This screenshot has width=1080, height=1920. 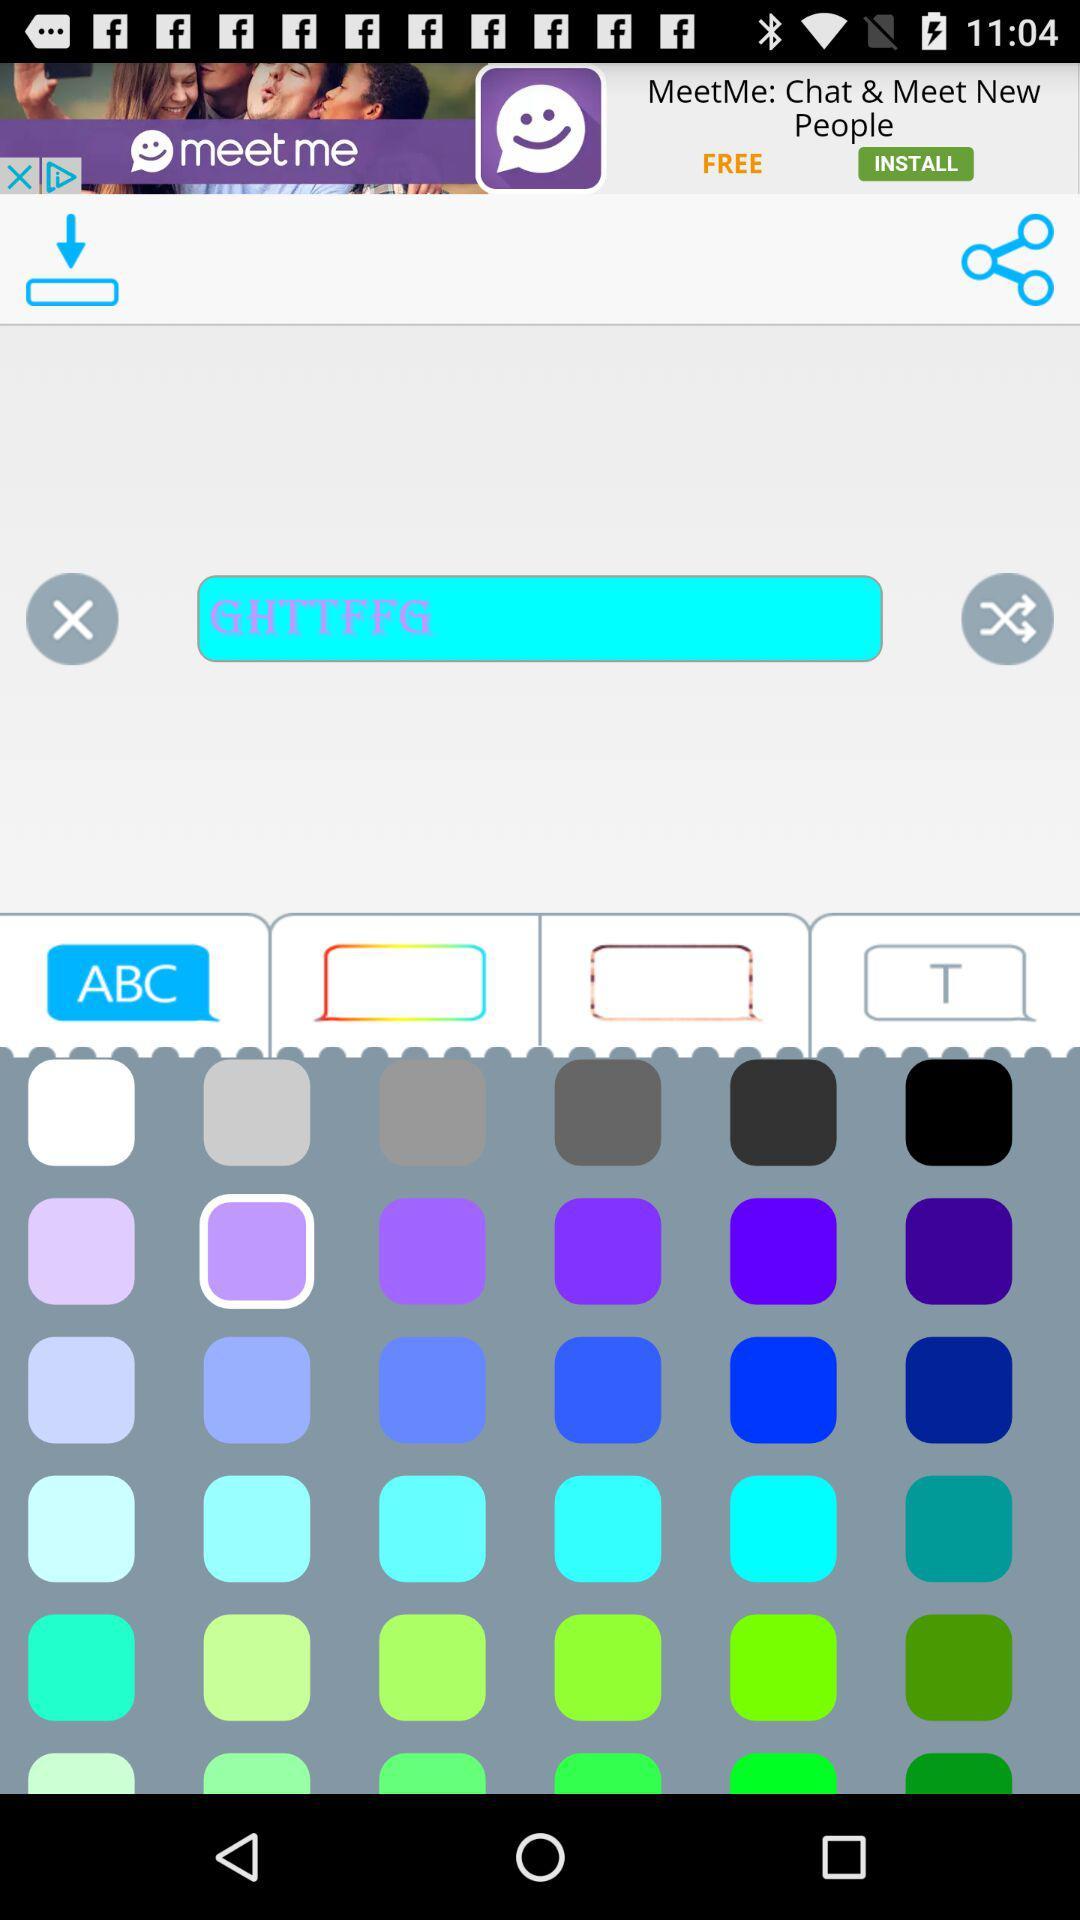 I want to click on shuffle, so click(x=1007, y=618).